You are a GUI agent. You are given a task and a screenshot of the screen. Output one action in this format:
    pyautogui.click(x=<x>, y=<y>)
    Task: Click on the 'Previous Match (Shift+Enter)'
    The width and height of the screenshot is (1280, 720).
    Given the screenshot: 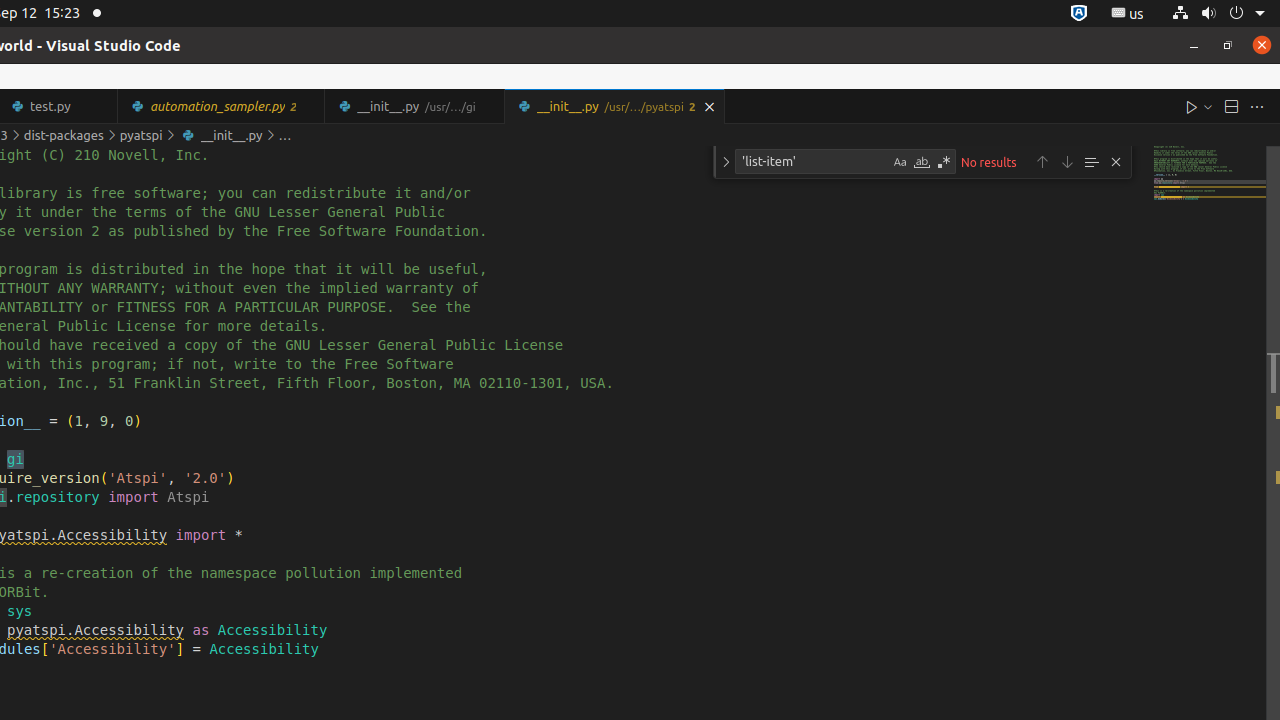 What is the action you would take?
    pyautogui.click(x=1041, y=160)
    